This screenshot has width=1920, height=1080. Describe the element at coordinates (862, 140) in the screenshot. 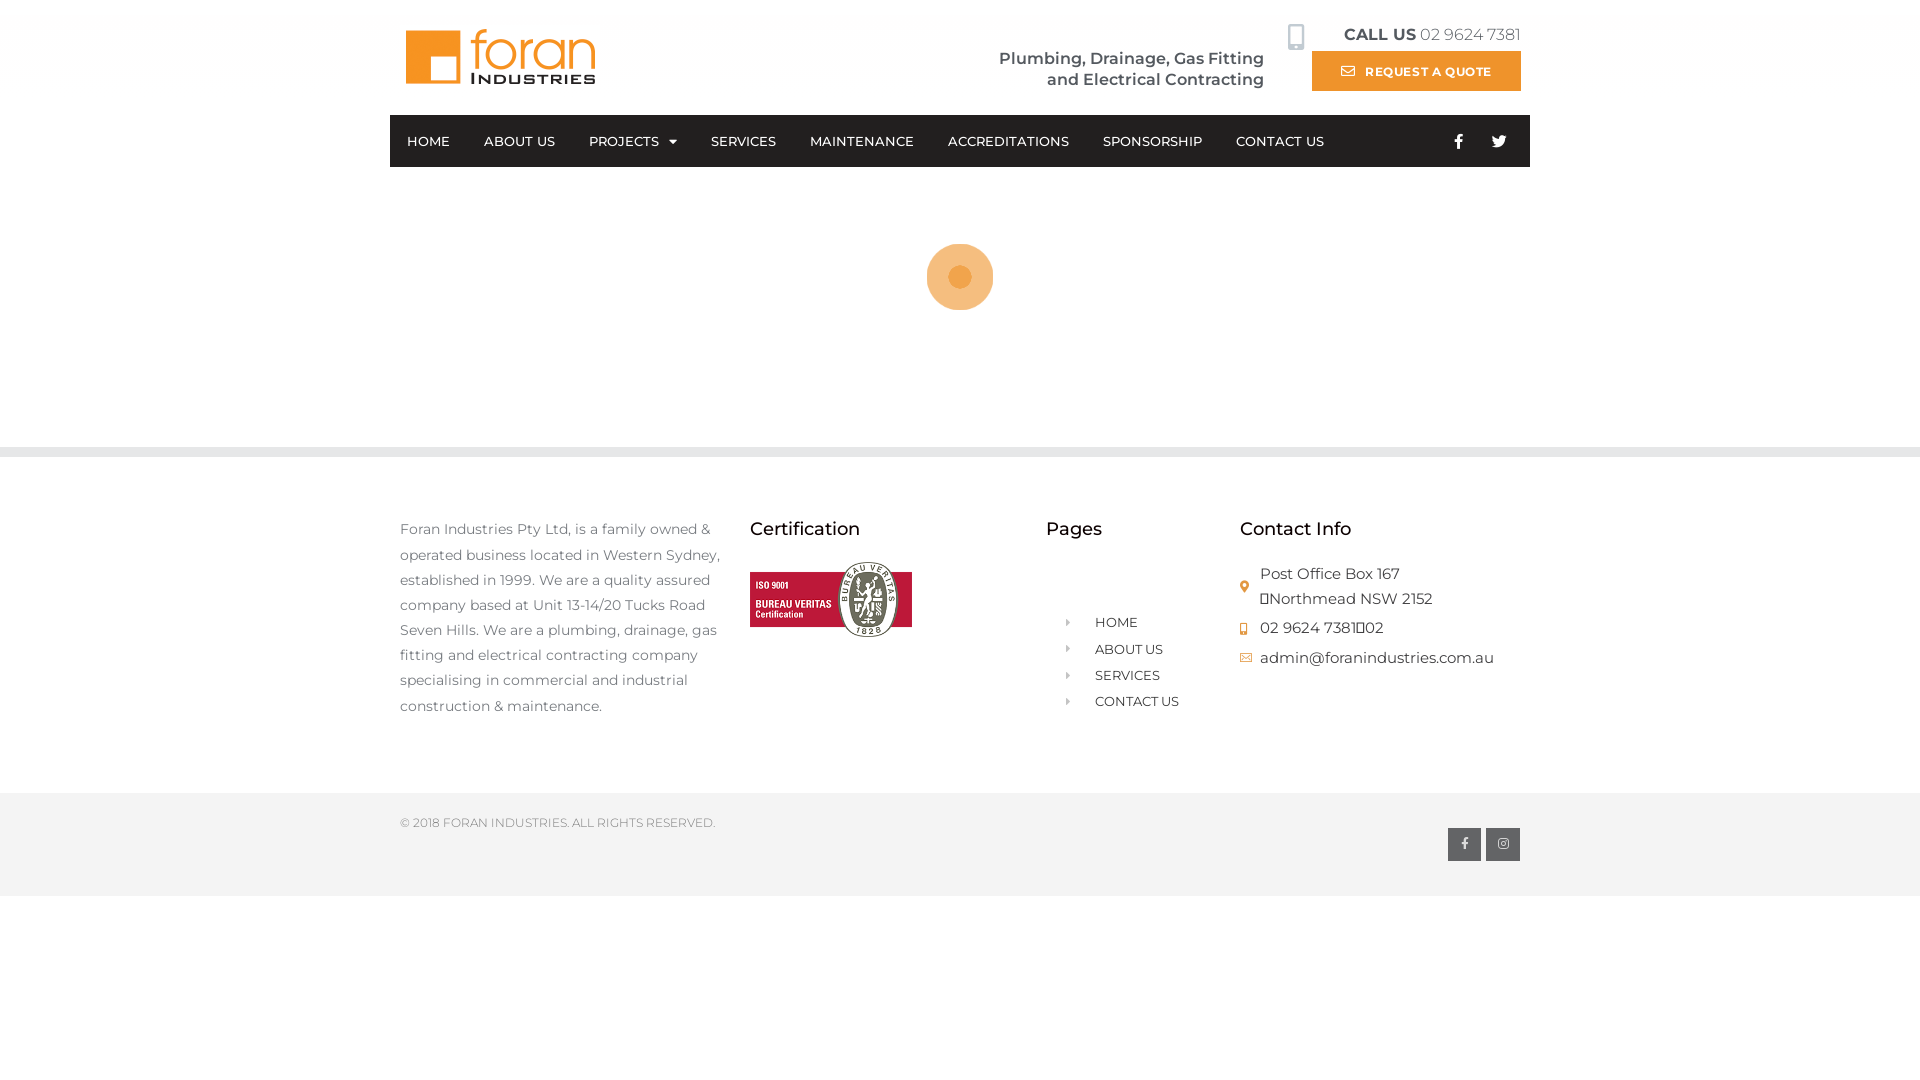

I see `'MAINTENANCE'` at that location.